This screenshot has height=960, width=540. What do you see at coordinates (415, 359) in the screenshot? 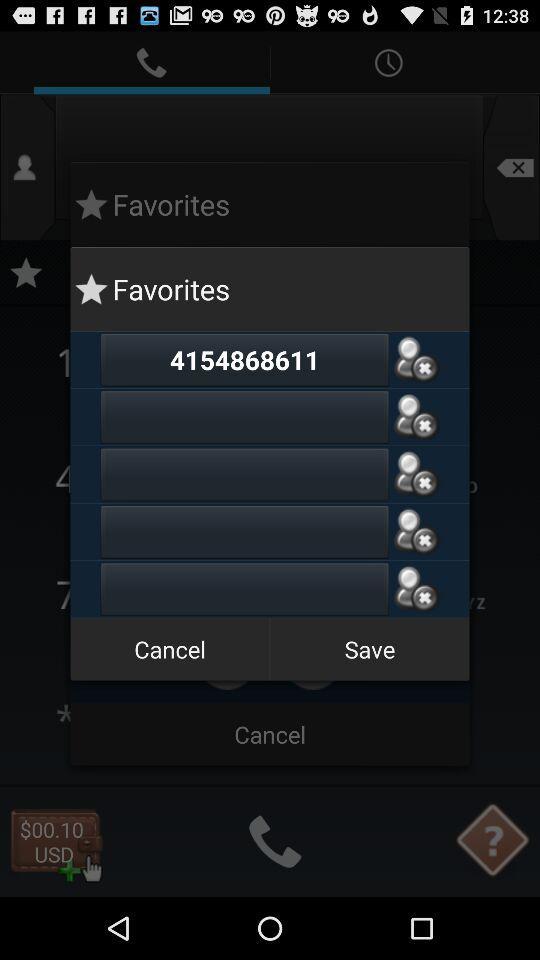
I see `cancel the favorite` at bounding box center [415, 359].